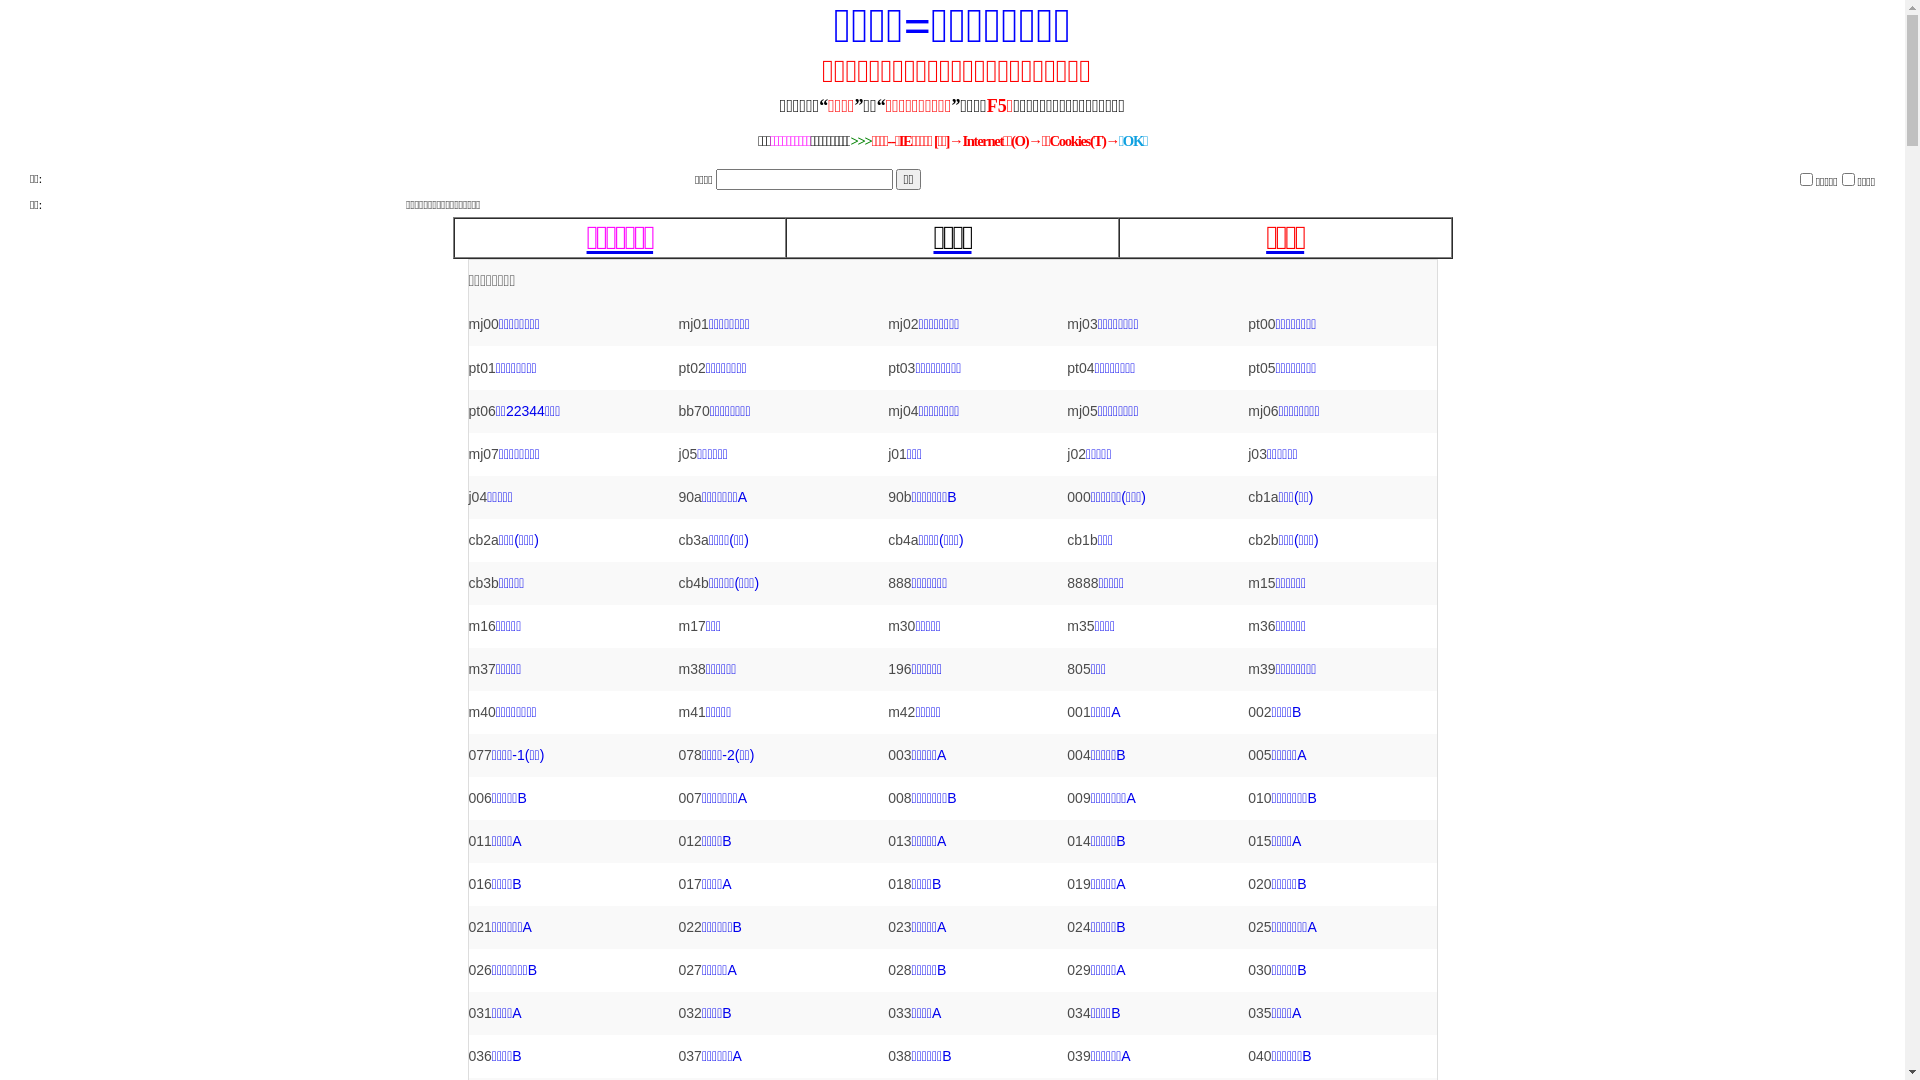 The height and width of the screenshot is (1080, 1920). I want to click on 'cb1a', so click(1247, 496).